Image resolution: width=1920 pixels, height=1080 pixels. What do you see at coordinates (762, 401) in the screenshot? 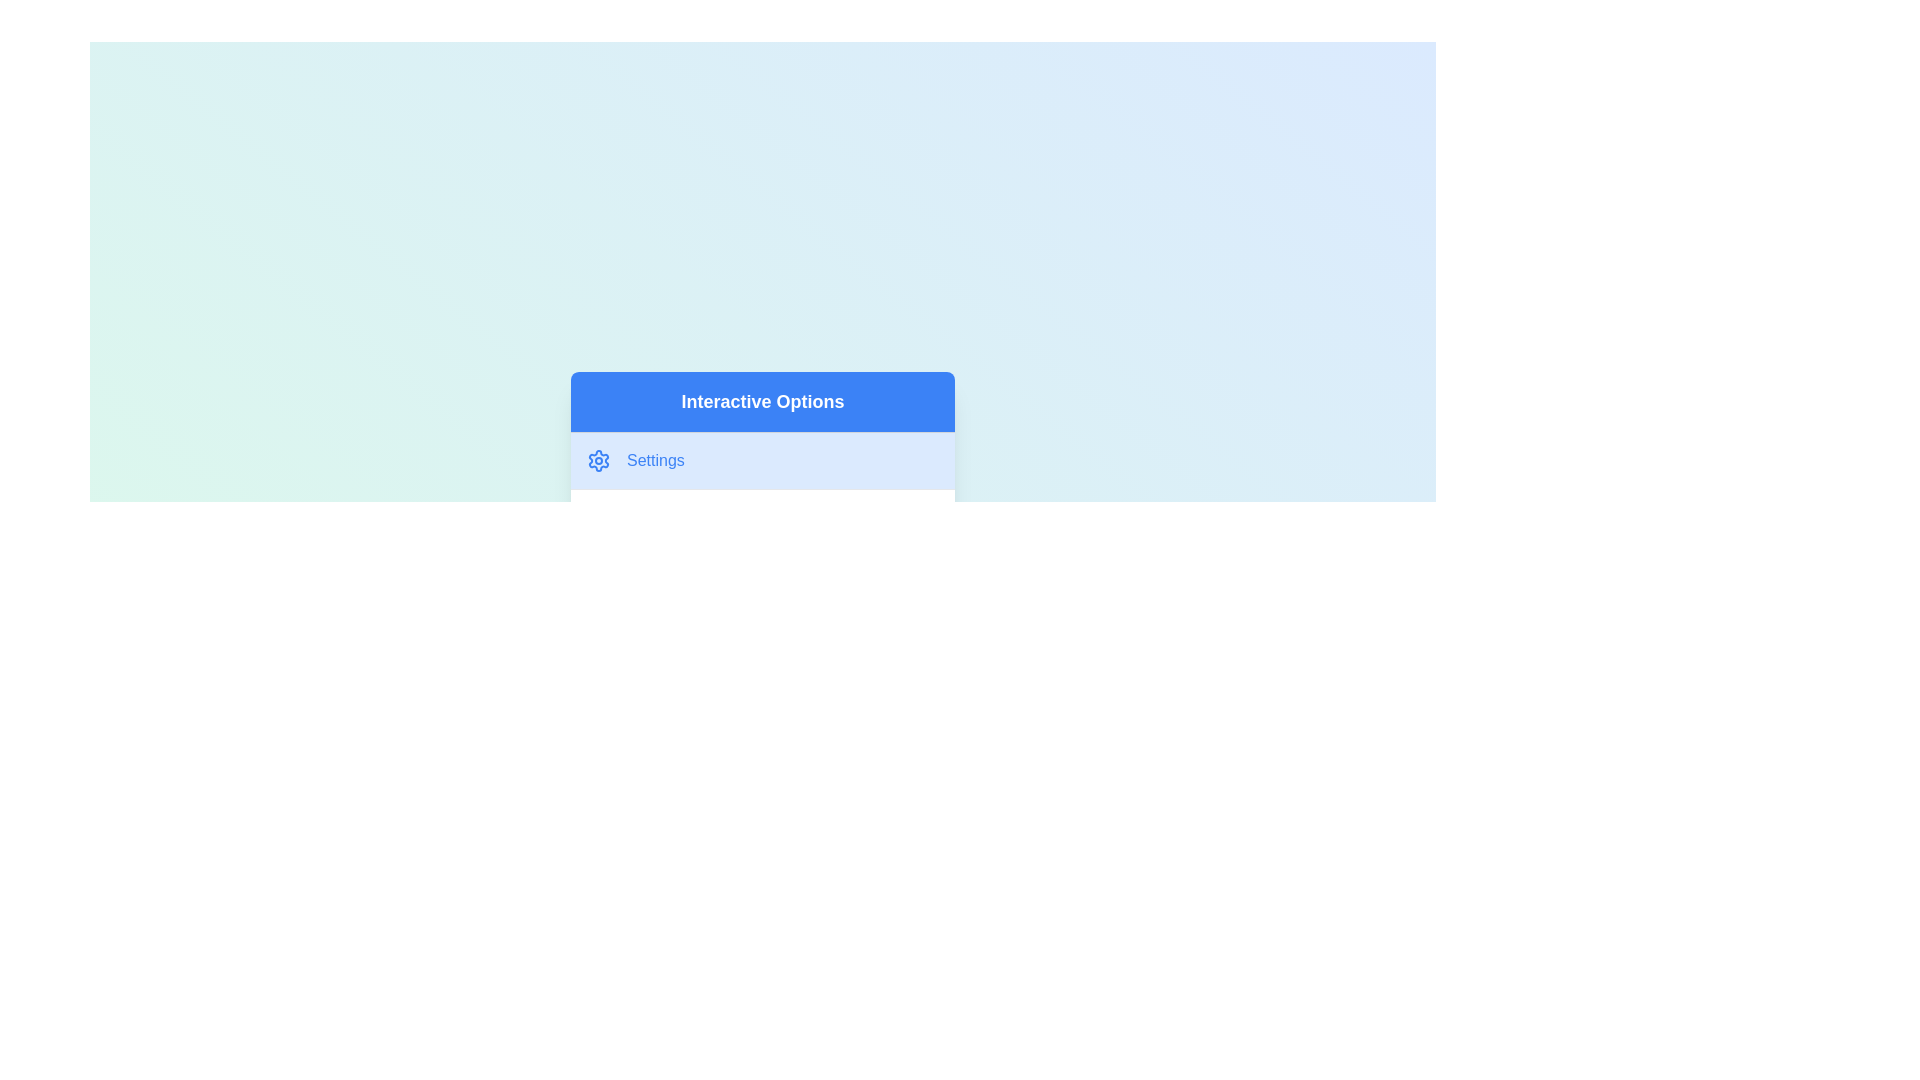
I see `the menu header labeled 'Interactive Options'` at bounding box center [762, 401].